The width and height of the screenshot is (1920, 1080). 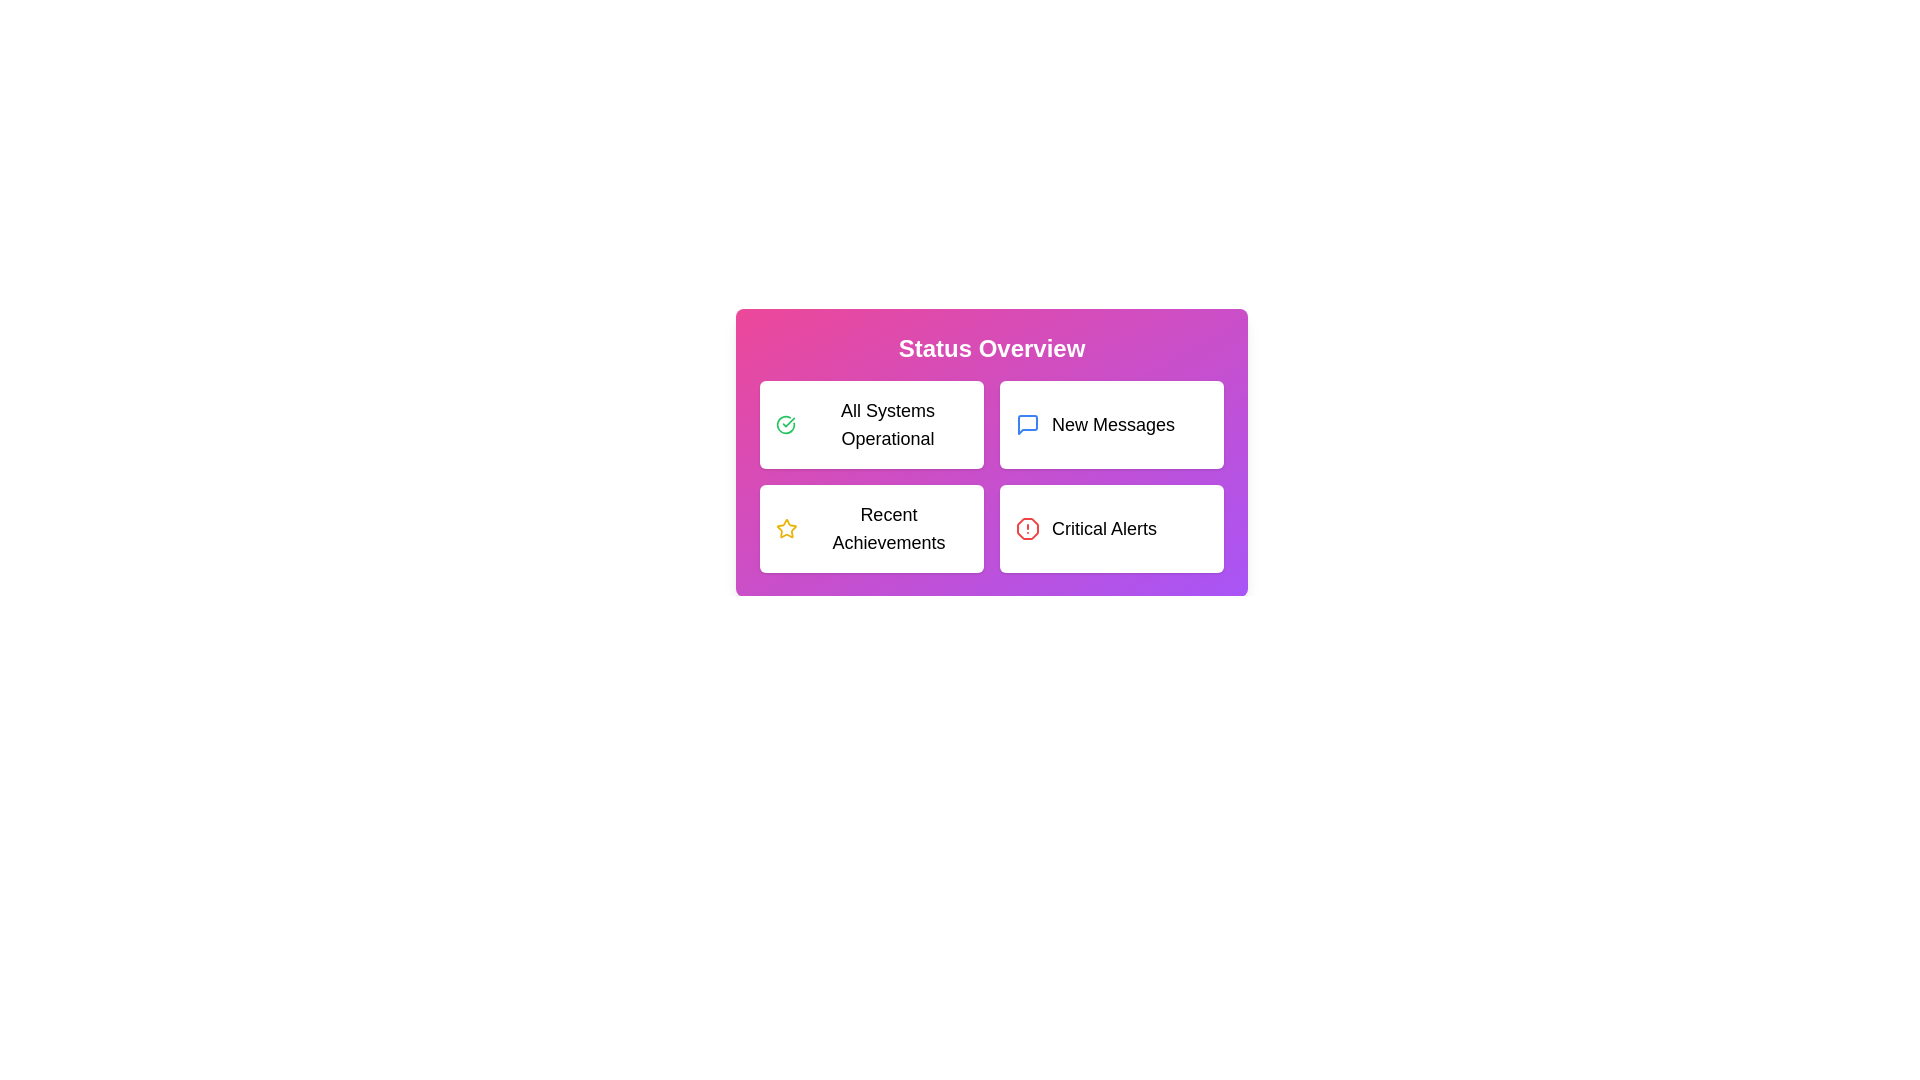 What do you see at coordinates (887, 423) in the screenshot?
I see `the status label indicating that all systems are operational, located at the leftmost position in the top row of the 2x2 grid layout within the 'Status Overview' box` at bounding box center [887, 423].